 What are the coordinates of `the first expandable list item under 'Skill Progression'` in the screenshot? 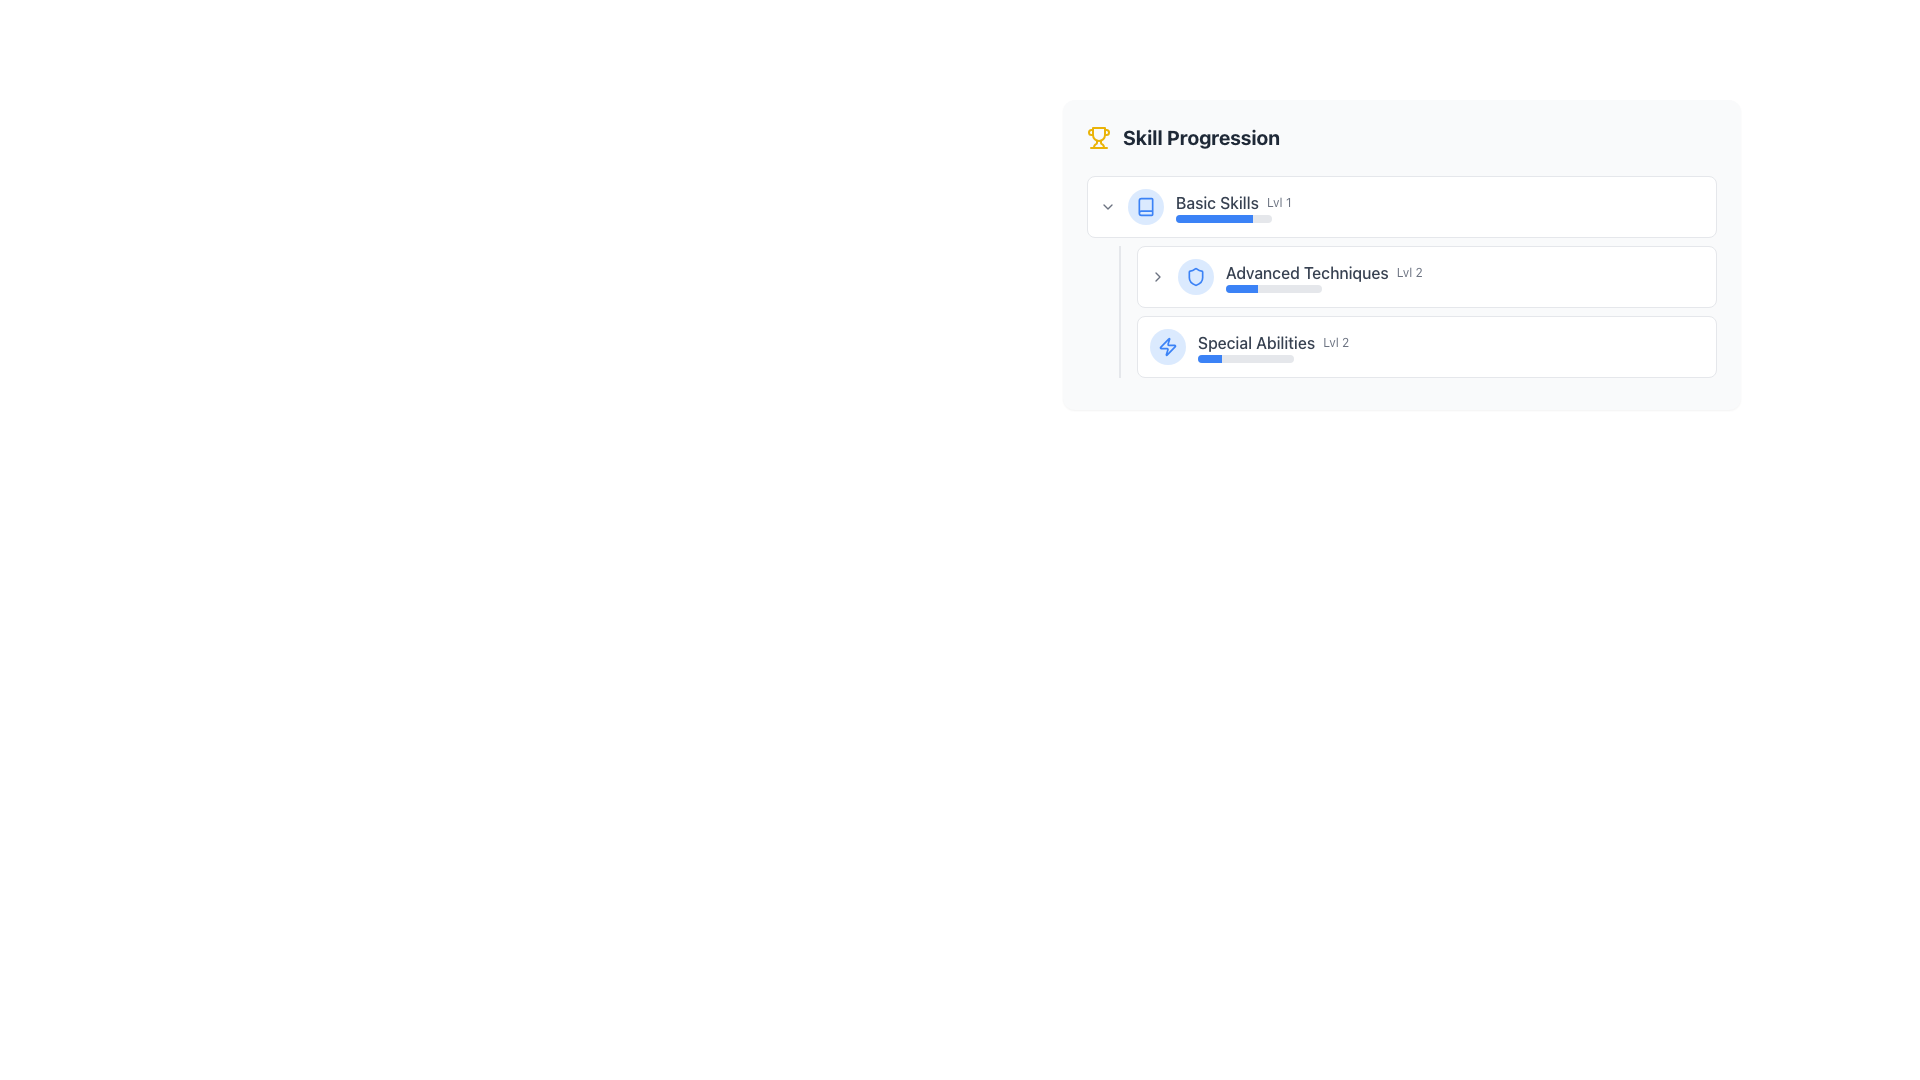 It's located at (1400, 207).